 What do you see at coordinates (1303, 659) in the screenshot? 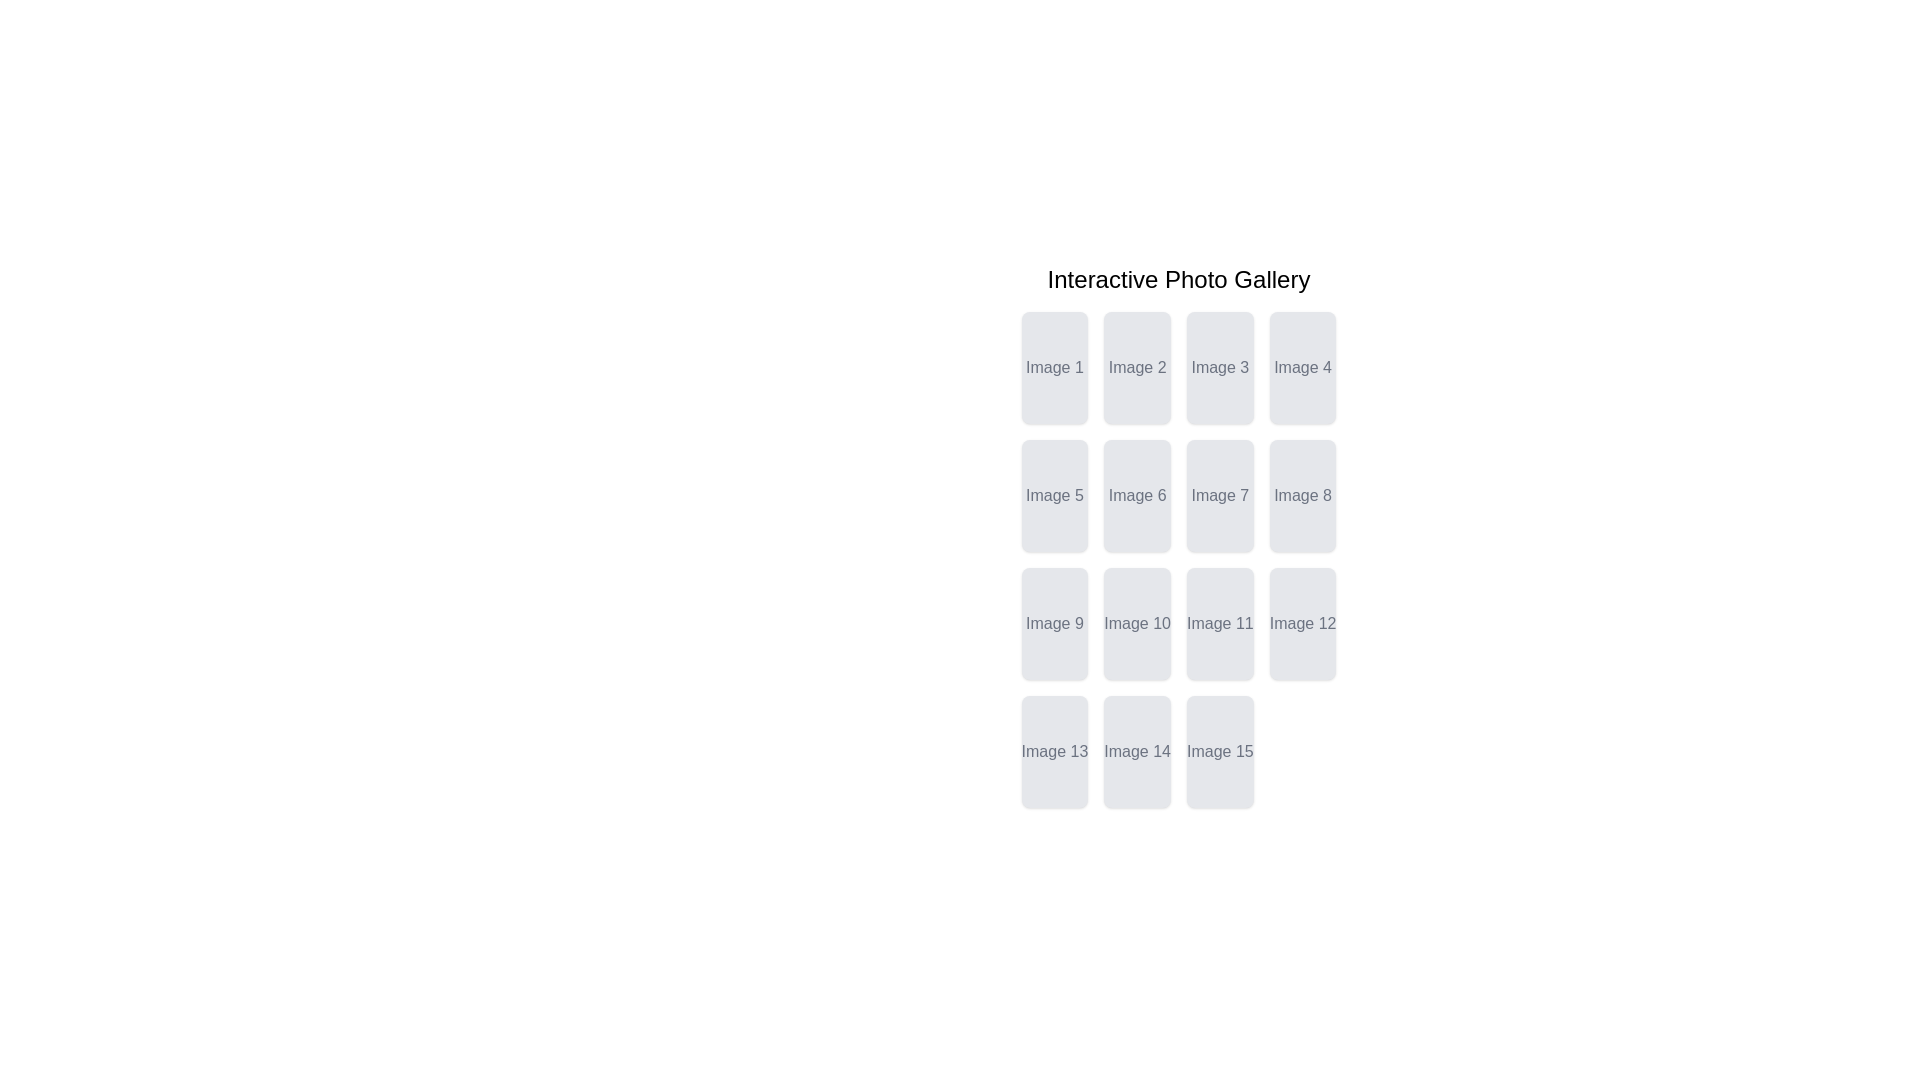
I see `the button located at the bottom of the grid cell for 'Image 12'` at bounding box center [1303, 659].